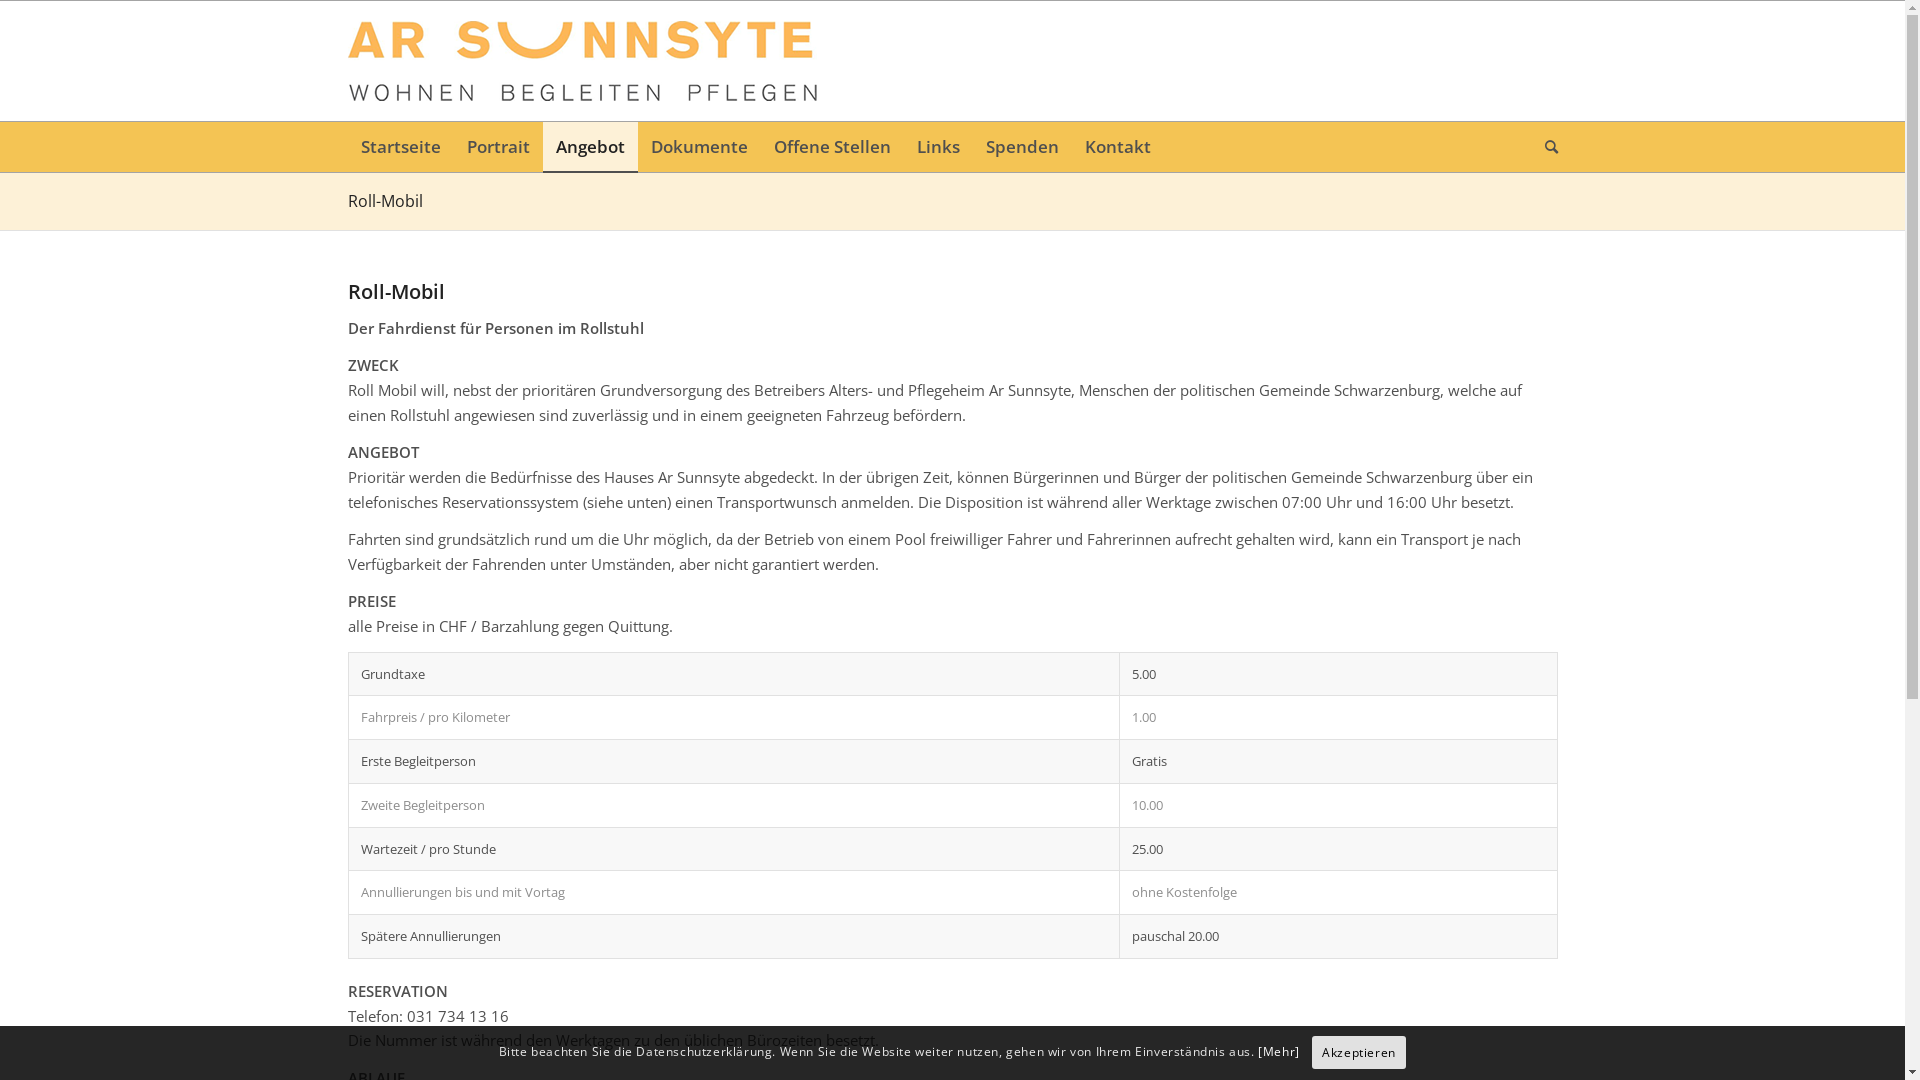 Image resolution: width=1920 pixels, height=1080 pixels. Describe the element at coordinates (937, 145) in the screenshot. I see `'Links'` at that location.